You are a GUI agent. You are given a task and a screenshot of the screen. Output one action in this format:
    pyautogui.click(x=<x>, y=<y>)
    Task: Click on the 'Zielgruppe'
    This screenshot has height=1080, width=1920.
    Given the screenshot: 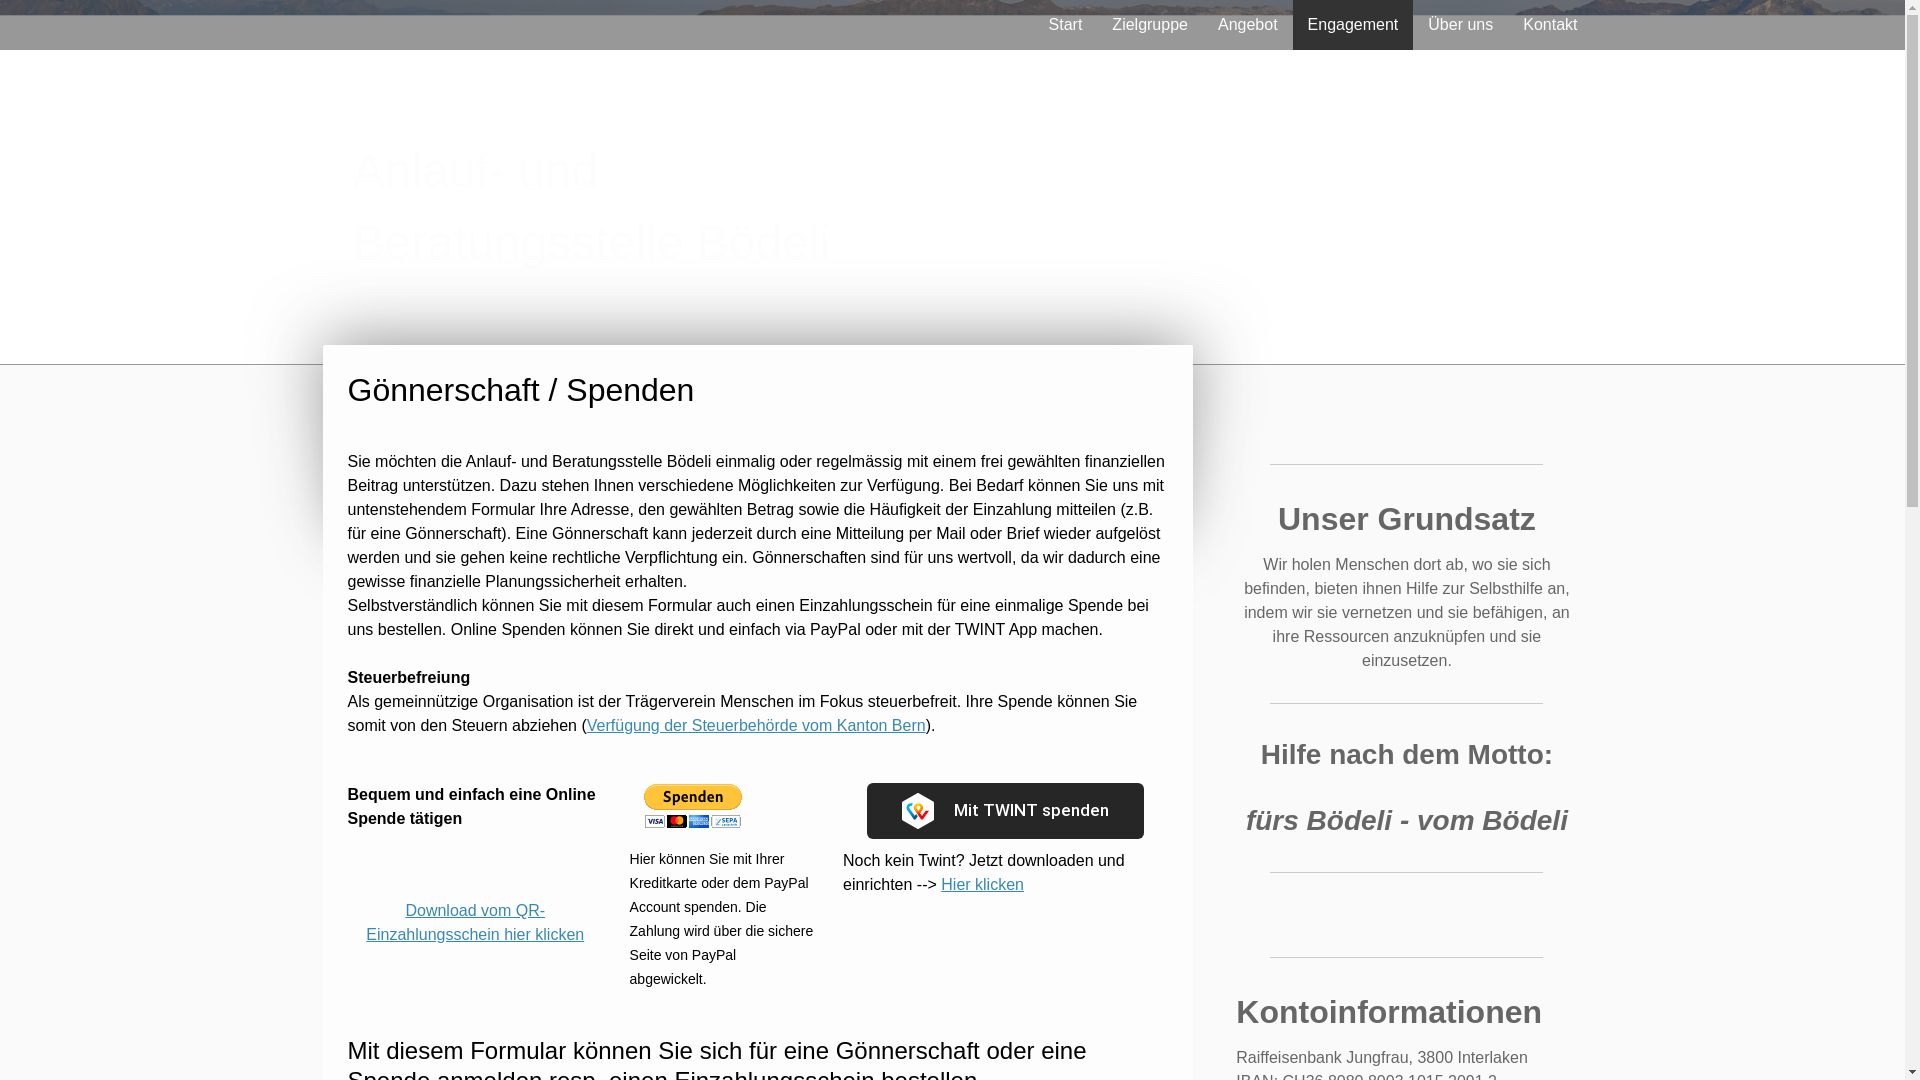 What is the action you would take?
    pyautogui.click(x=1150, y=24)
    